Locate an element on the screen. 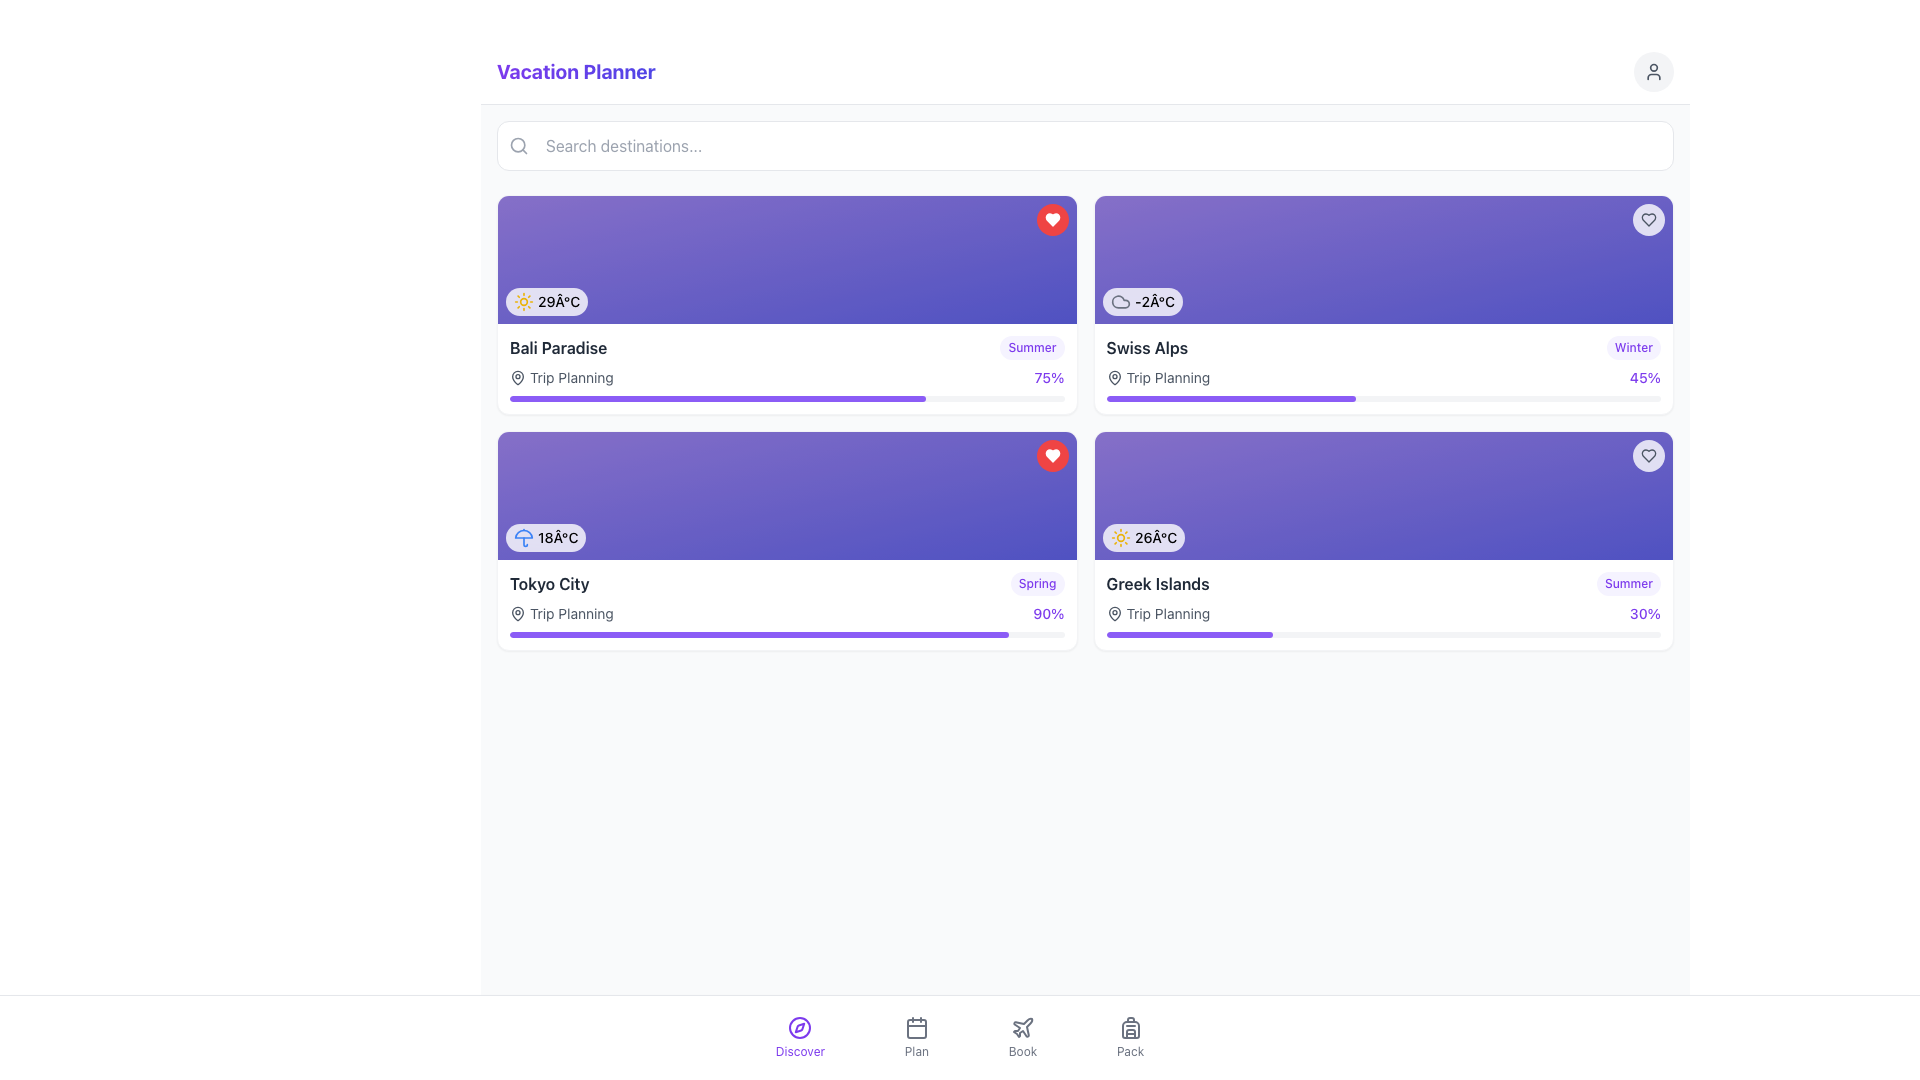 The width and height of the screenshot is (1920, 1080). the search icon located at the left edge of the input search box beneath the 'Vacation Planner' title is located at coordinates (518, 145).